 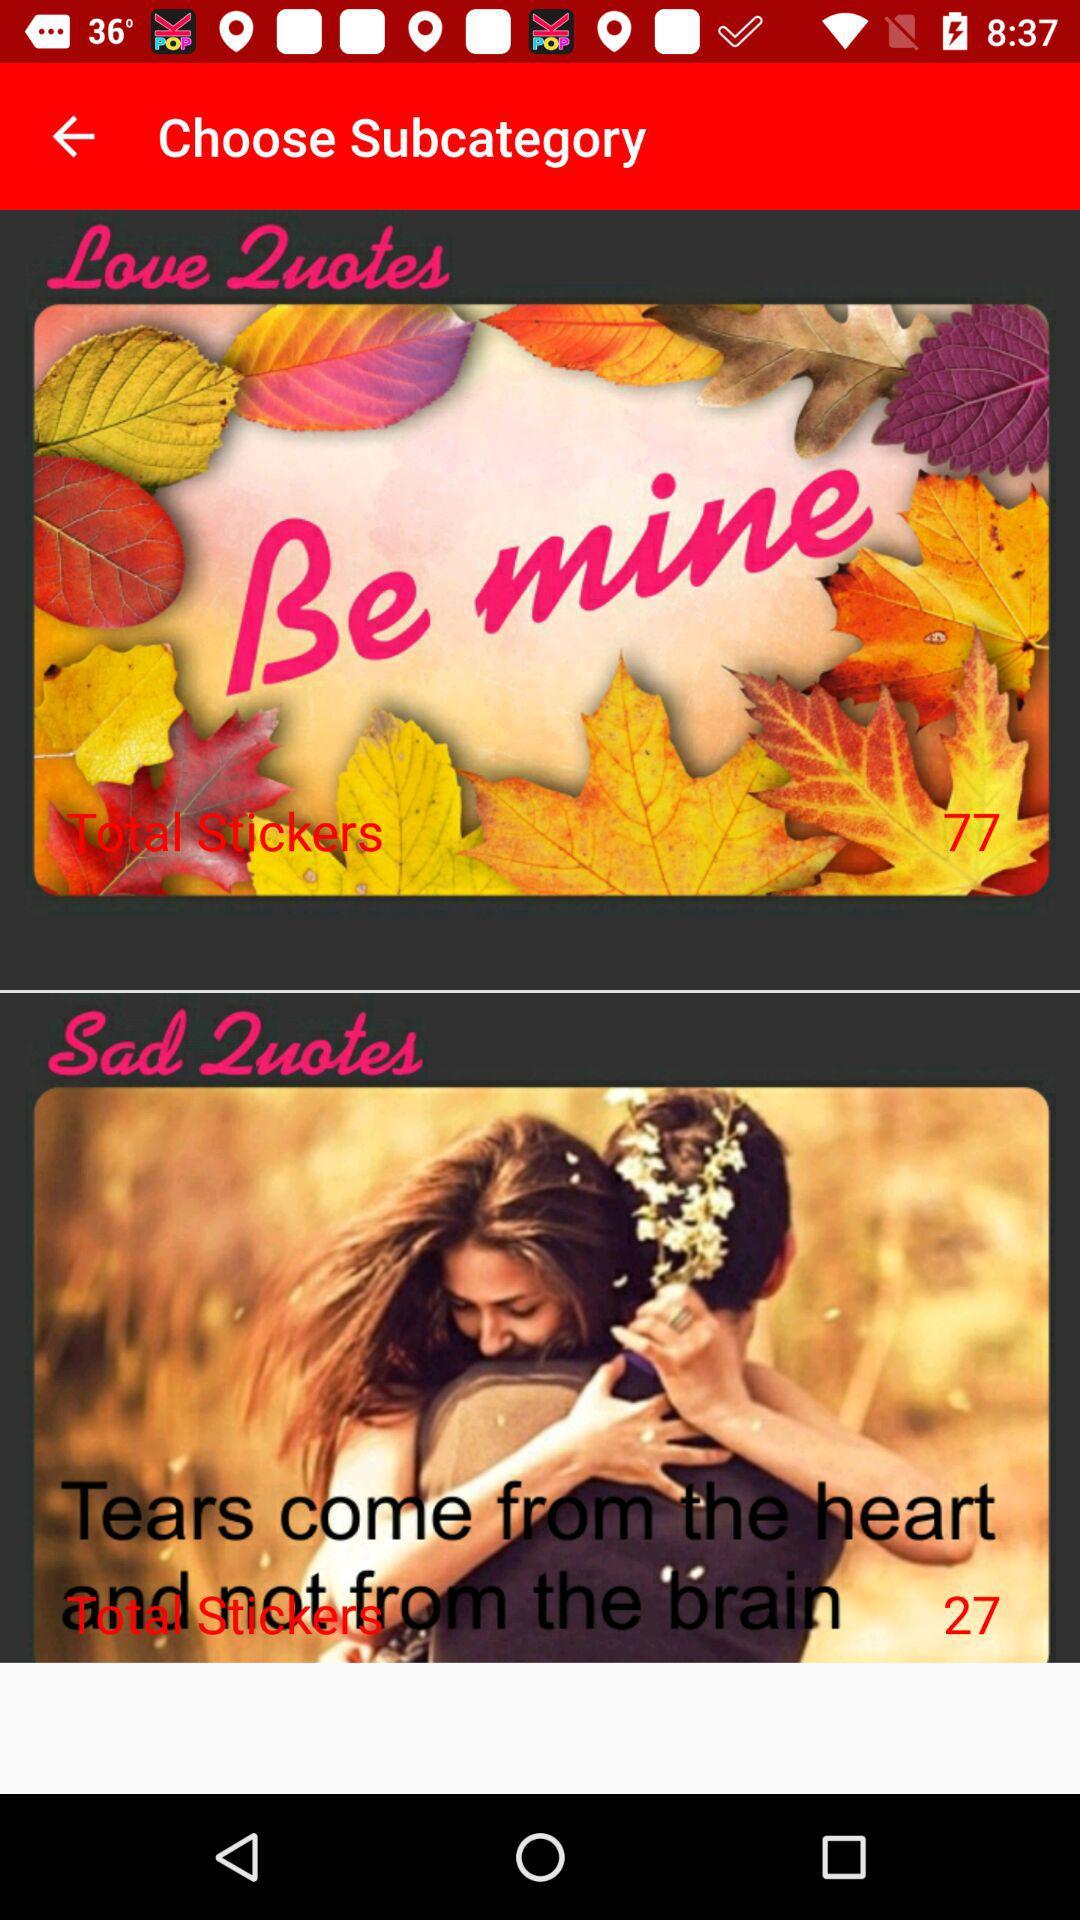 What do you see at coordinates (971, 830) in the screenshot?
I see `icon to the right of total stickers icon` at bounding box center [971, 830].